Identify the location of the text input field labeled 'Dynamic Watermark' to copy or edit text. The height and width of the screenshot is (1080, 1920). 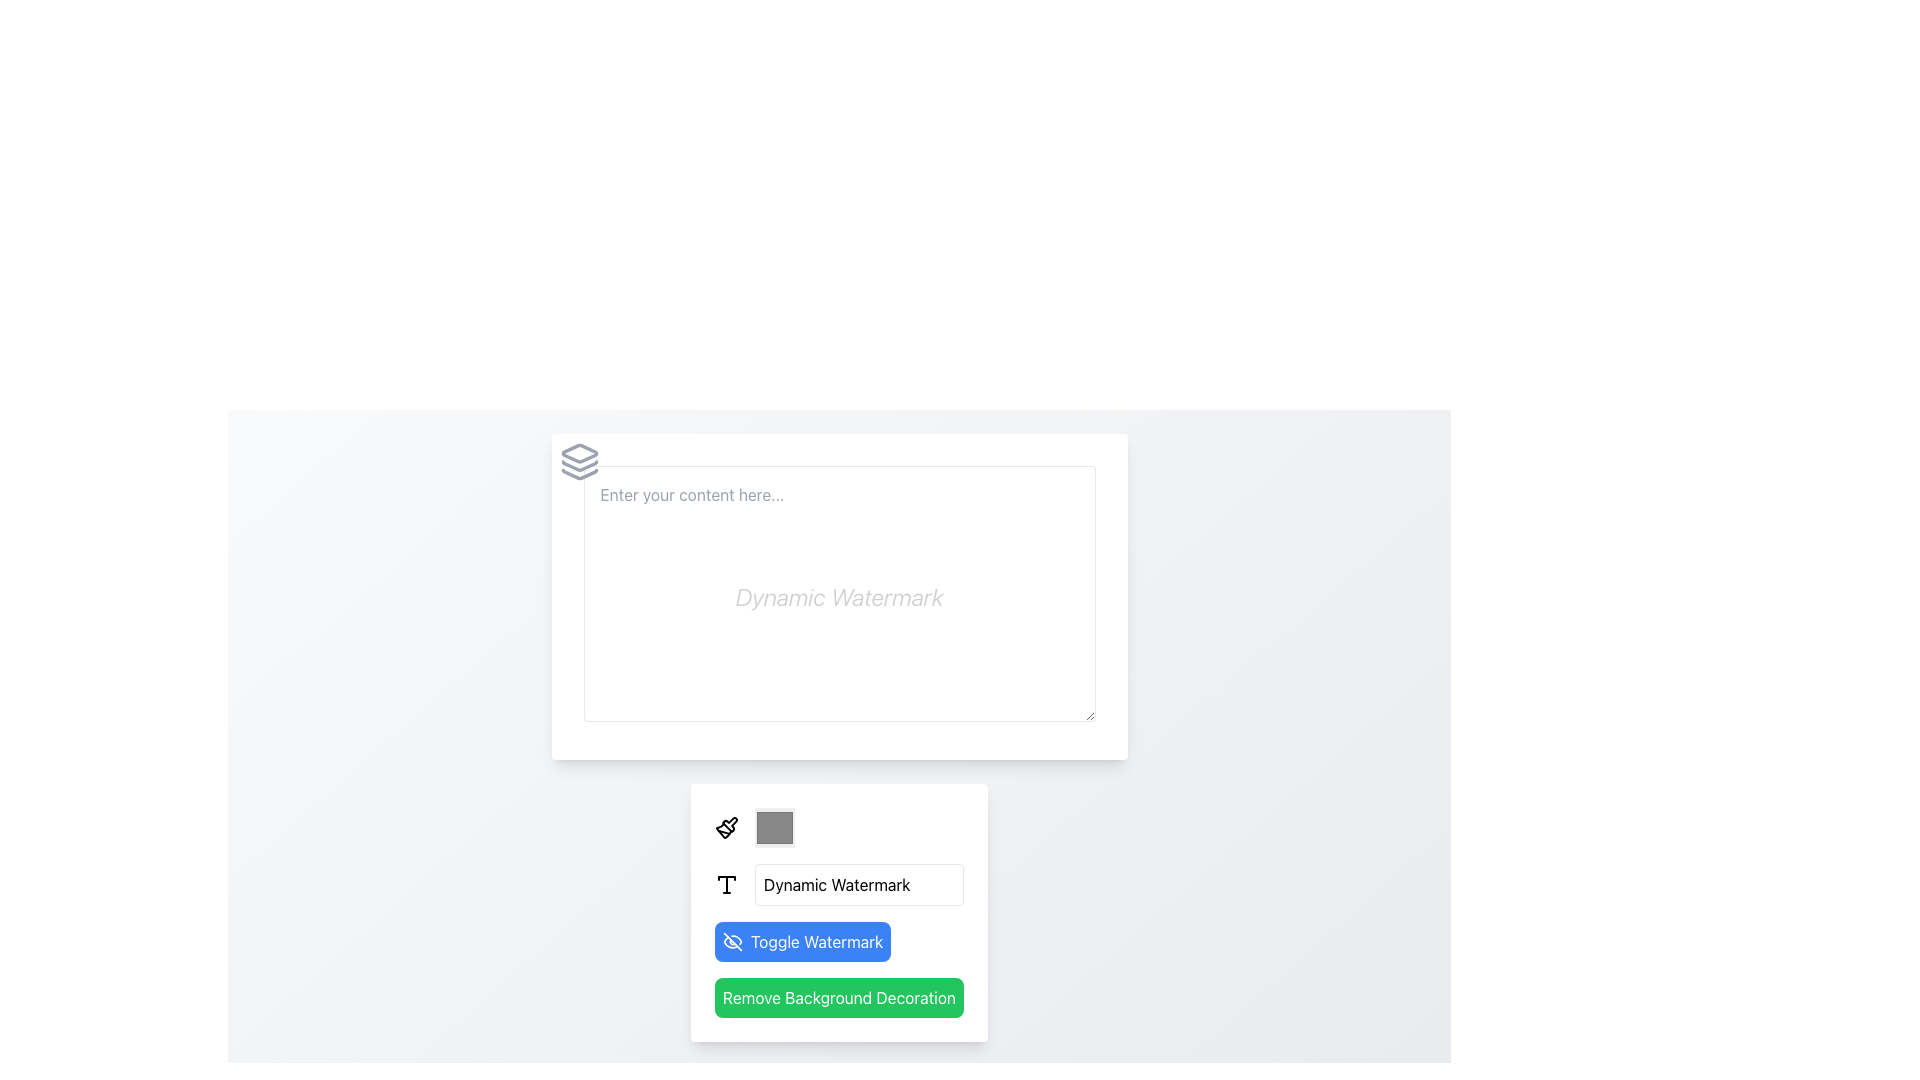
(839, 883).